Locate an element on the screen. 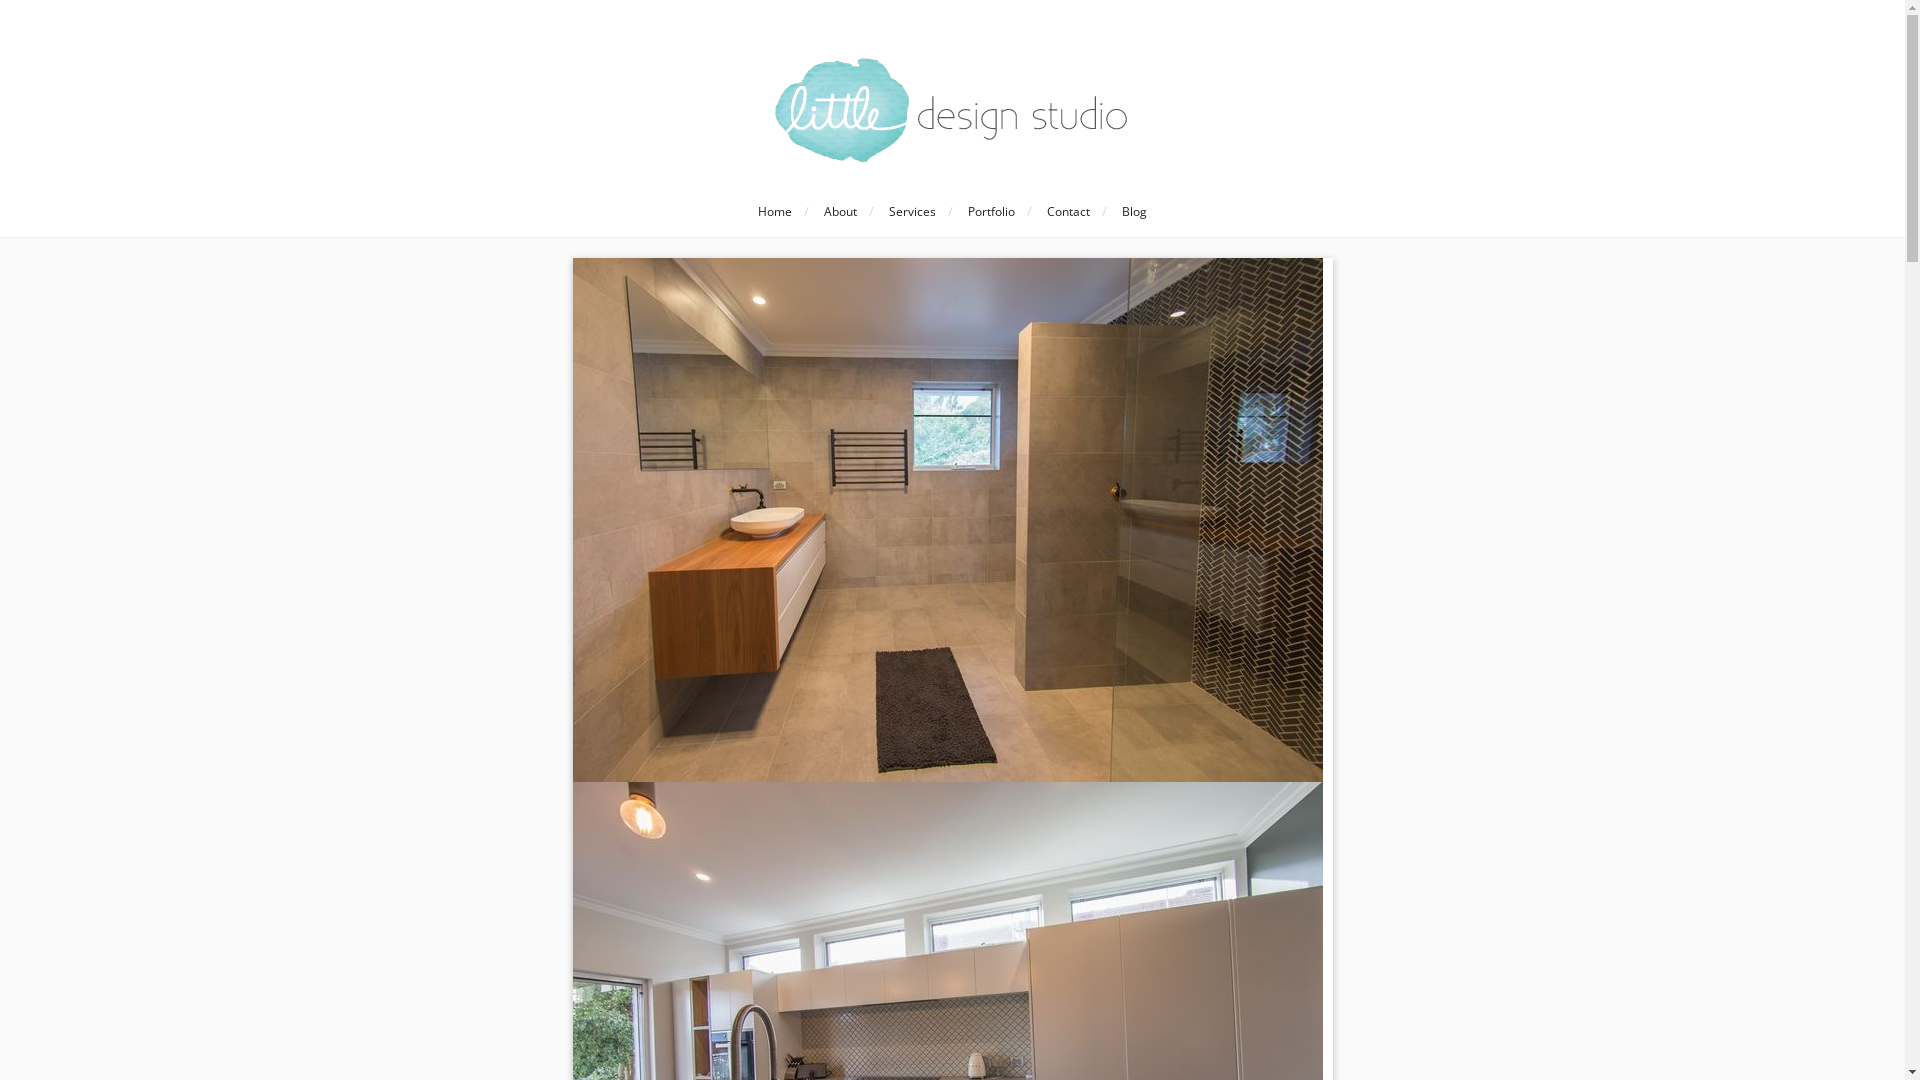  'About' is located at coordinates (840, 212).